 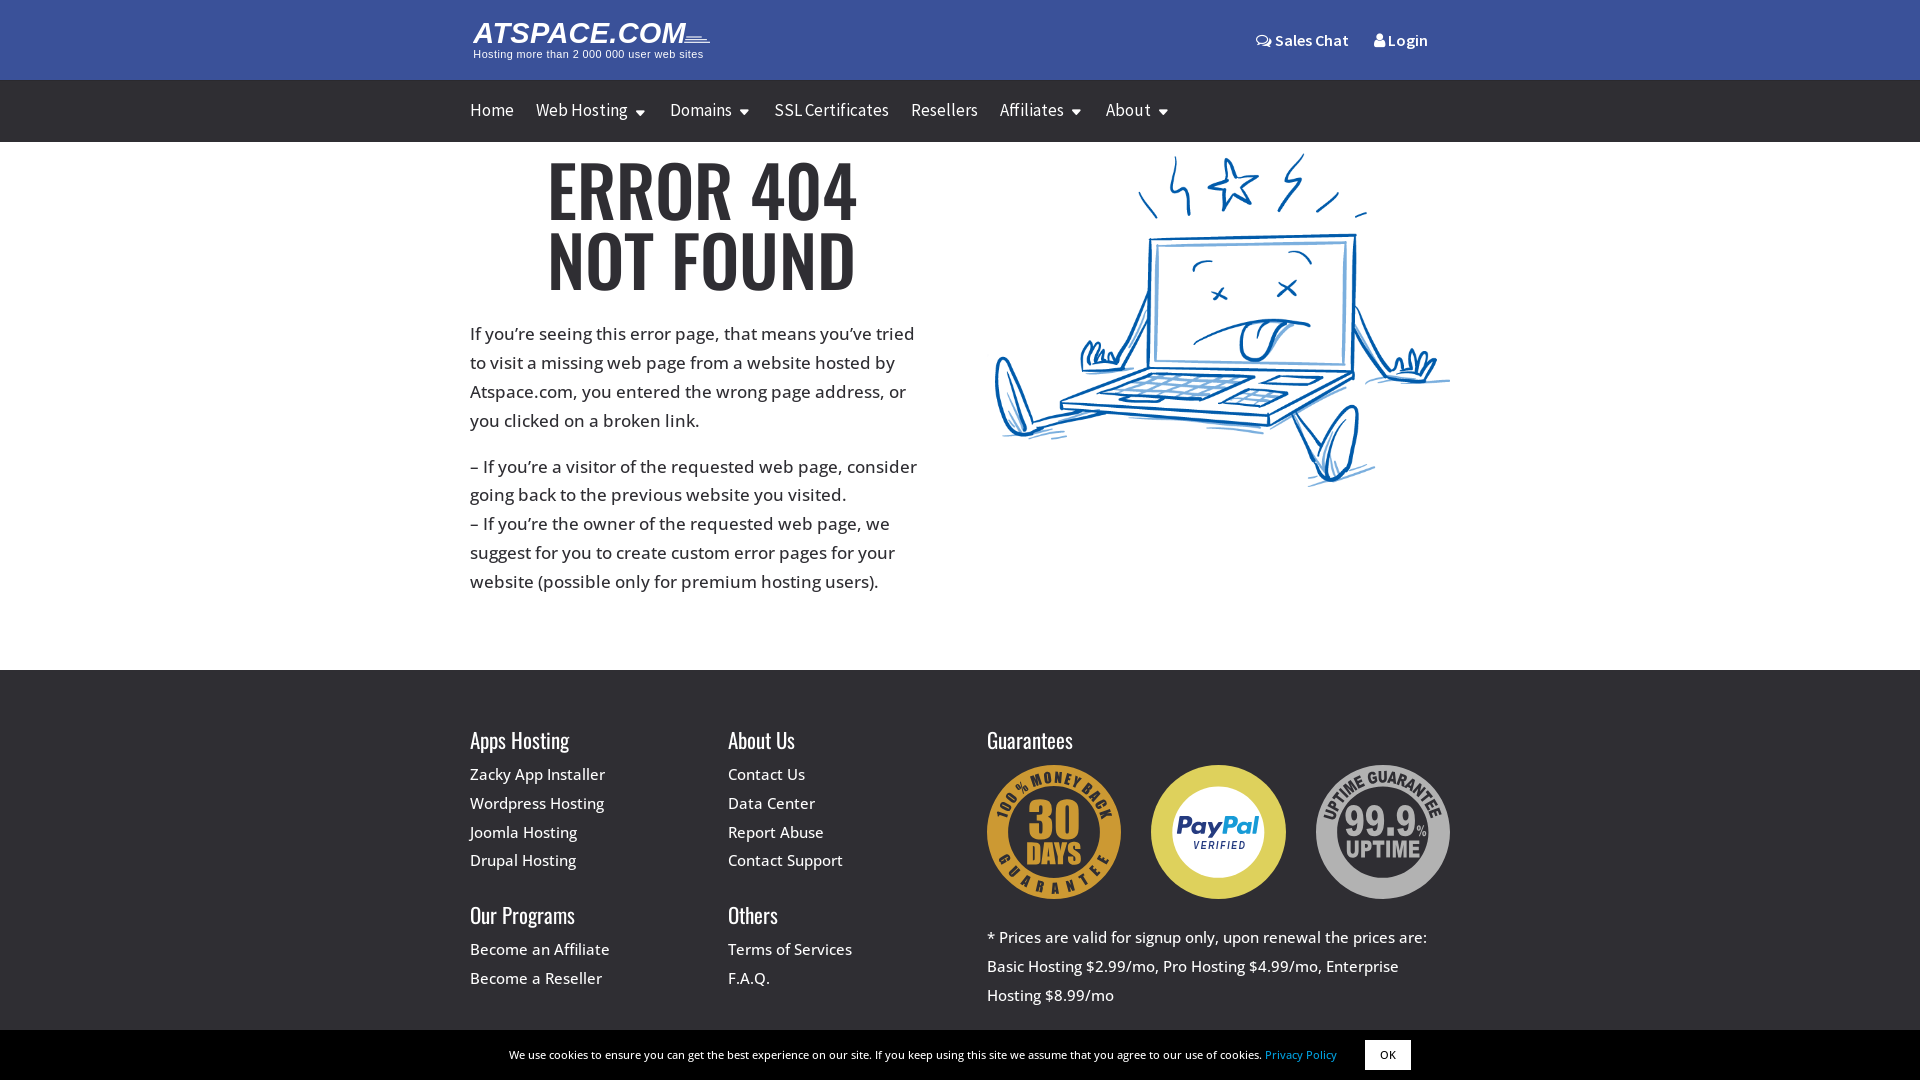 I want to click on 'Wordpress Hosting', so click(x=537, y=801).